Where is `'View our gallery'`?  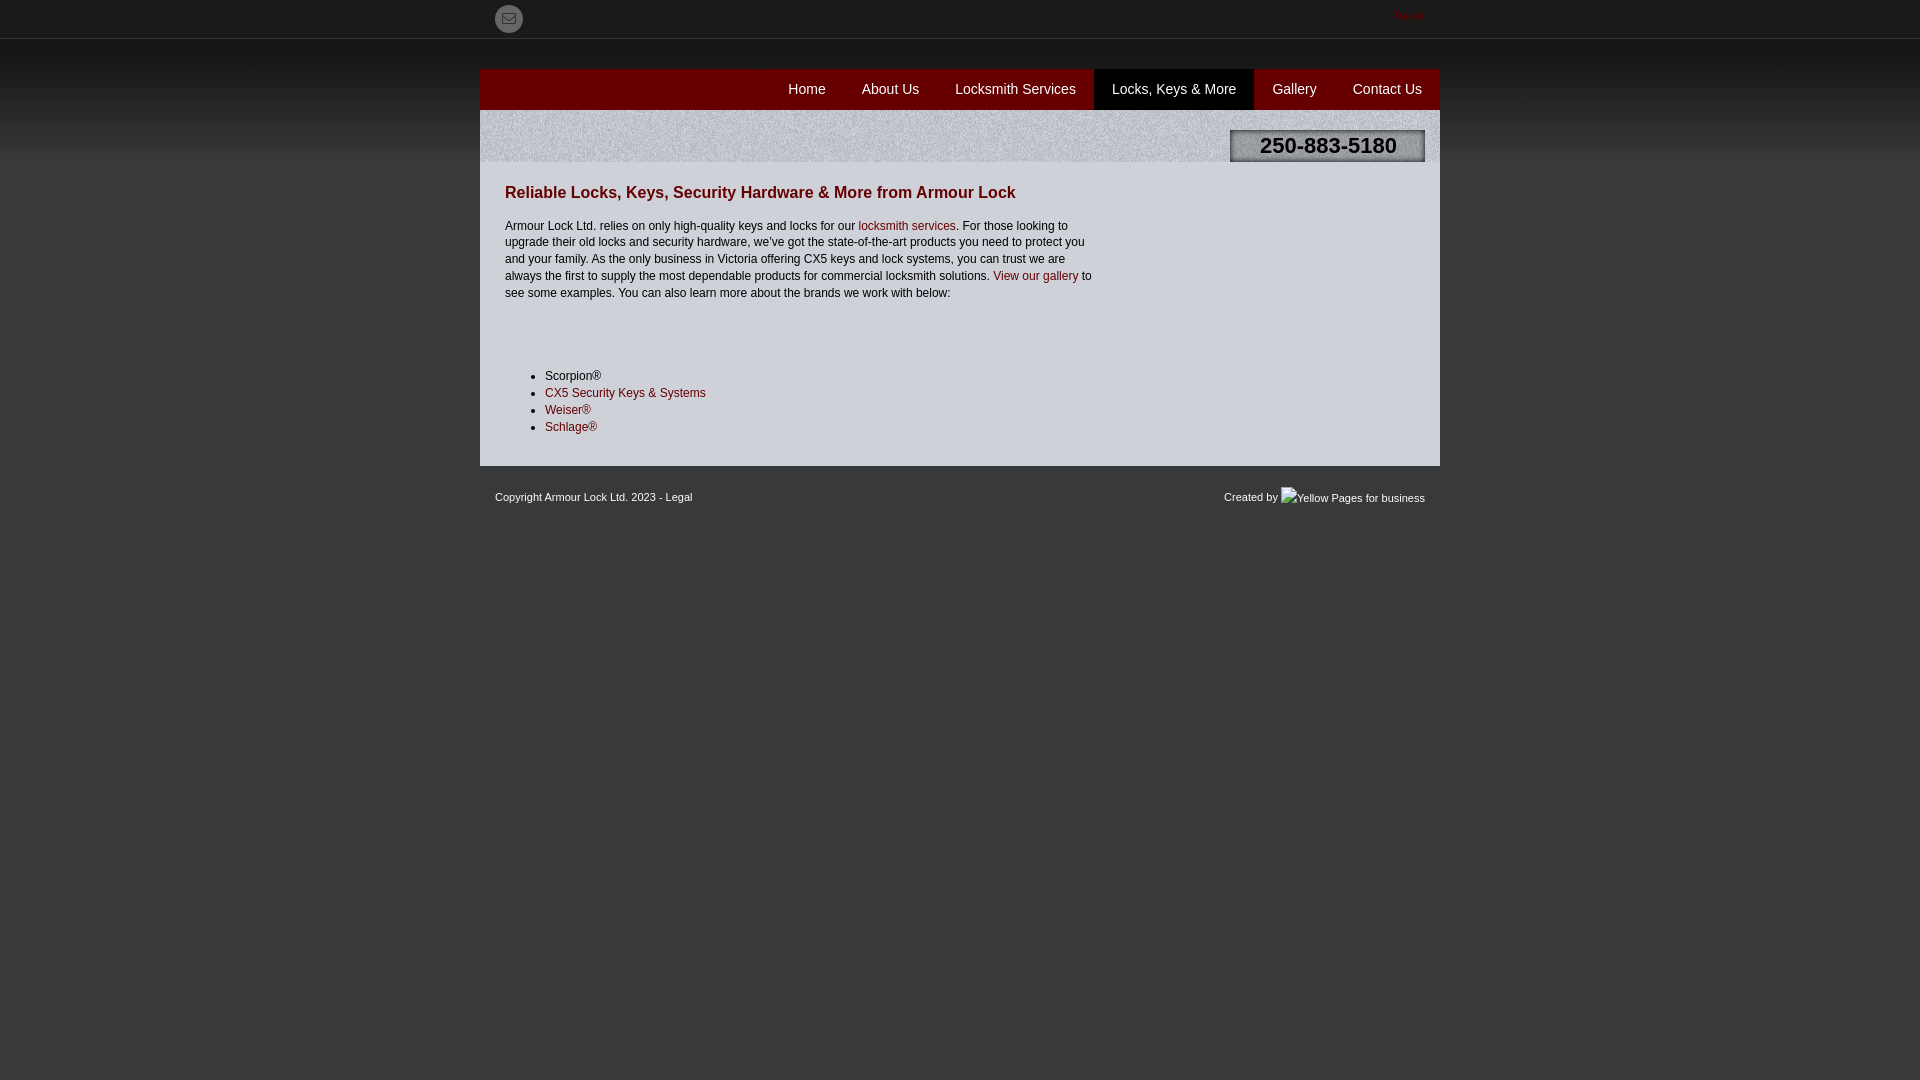
'View our gallery' is located at coordinates (1035, 276).